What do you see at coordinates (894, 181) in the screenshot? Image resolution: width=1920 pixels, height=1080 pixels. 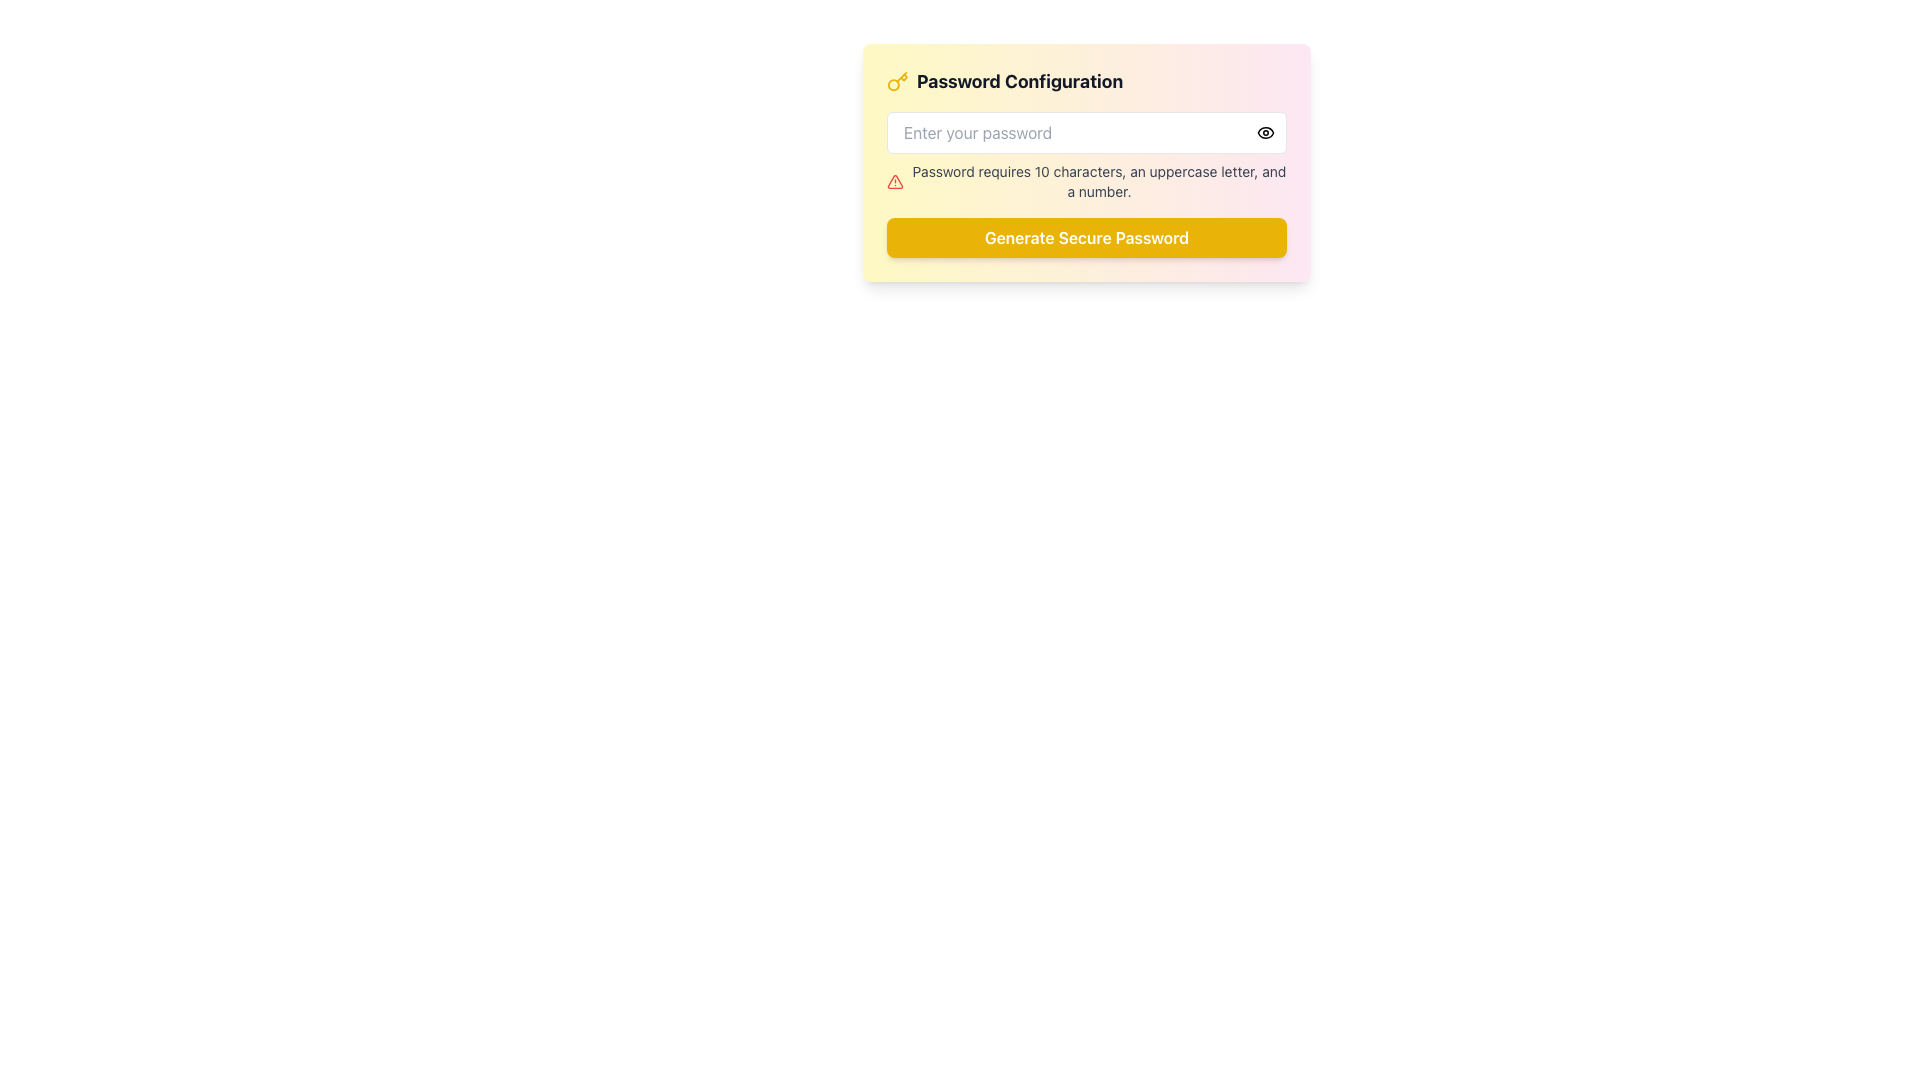 I see `the warning SVG icon that is positioned above the 'Generate Secure Password' button and to the left of the warning text about password requirements` at bounding box center [894, 181].